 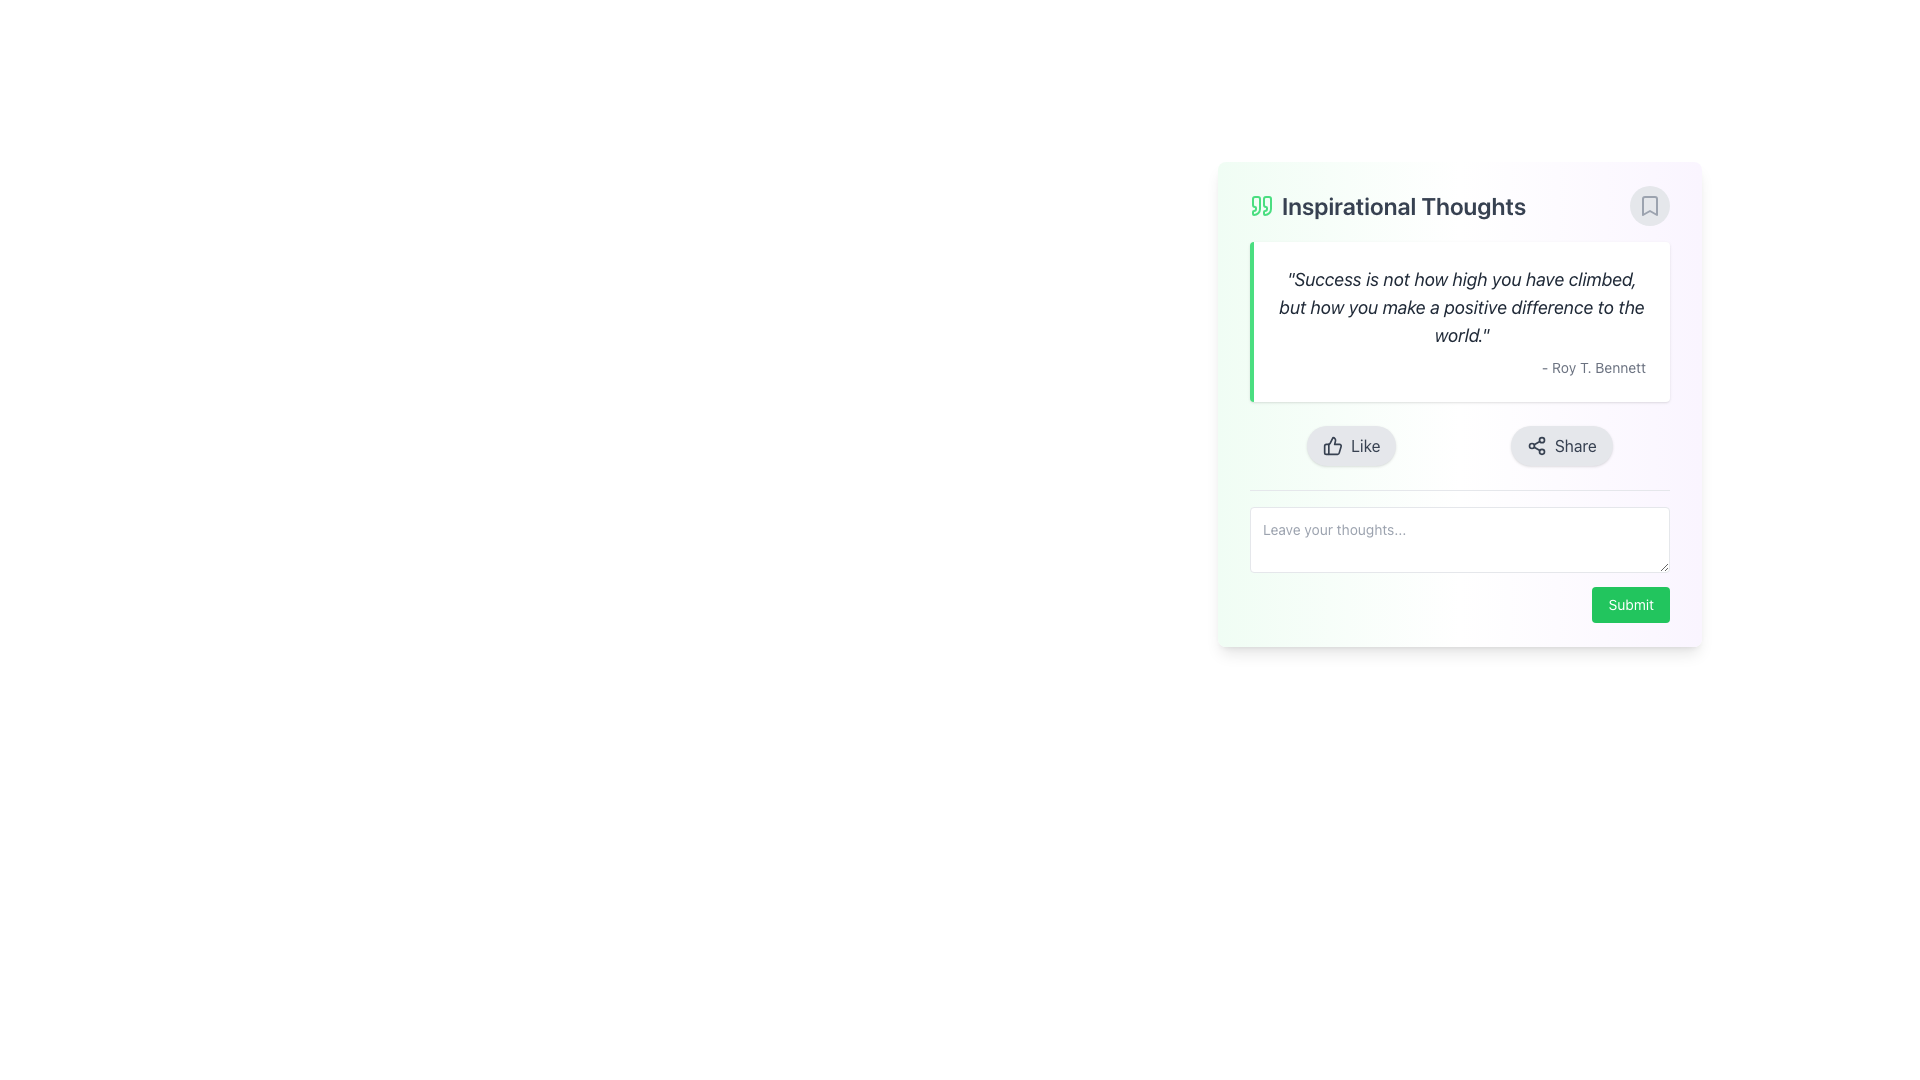 I want to click on the 'thumbs up' wireframe icon located to the left of the 'Like' text within the rounded rectangular 'Like' button, so click(x=1333, y=445).